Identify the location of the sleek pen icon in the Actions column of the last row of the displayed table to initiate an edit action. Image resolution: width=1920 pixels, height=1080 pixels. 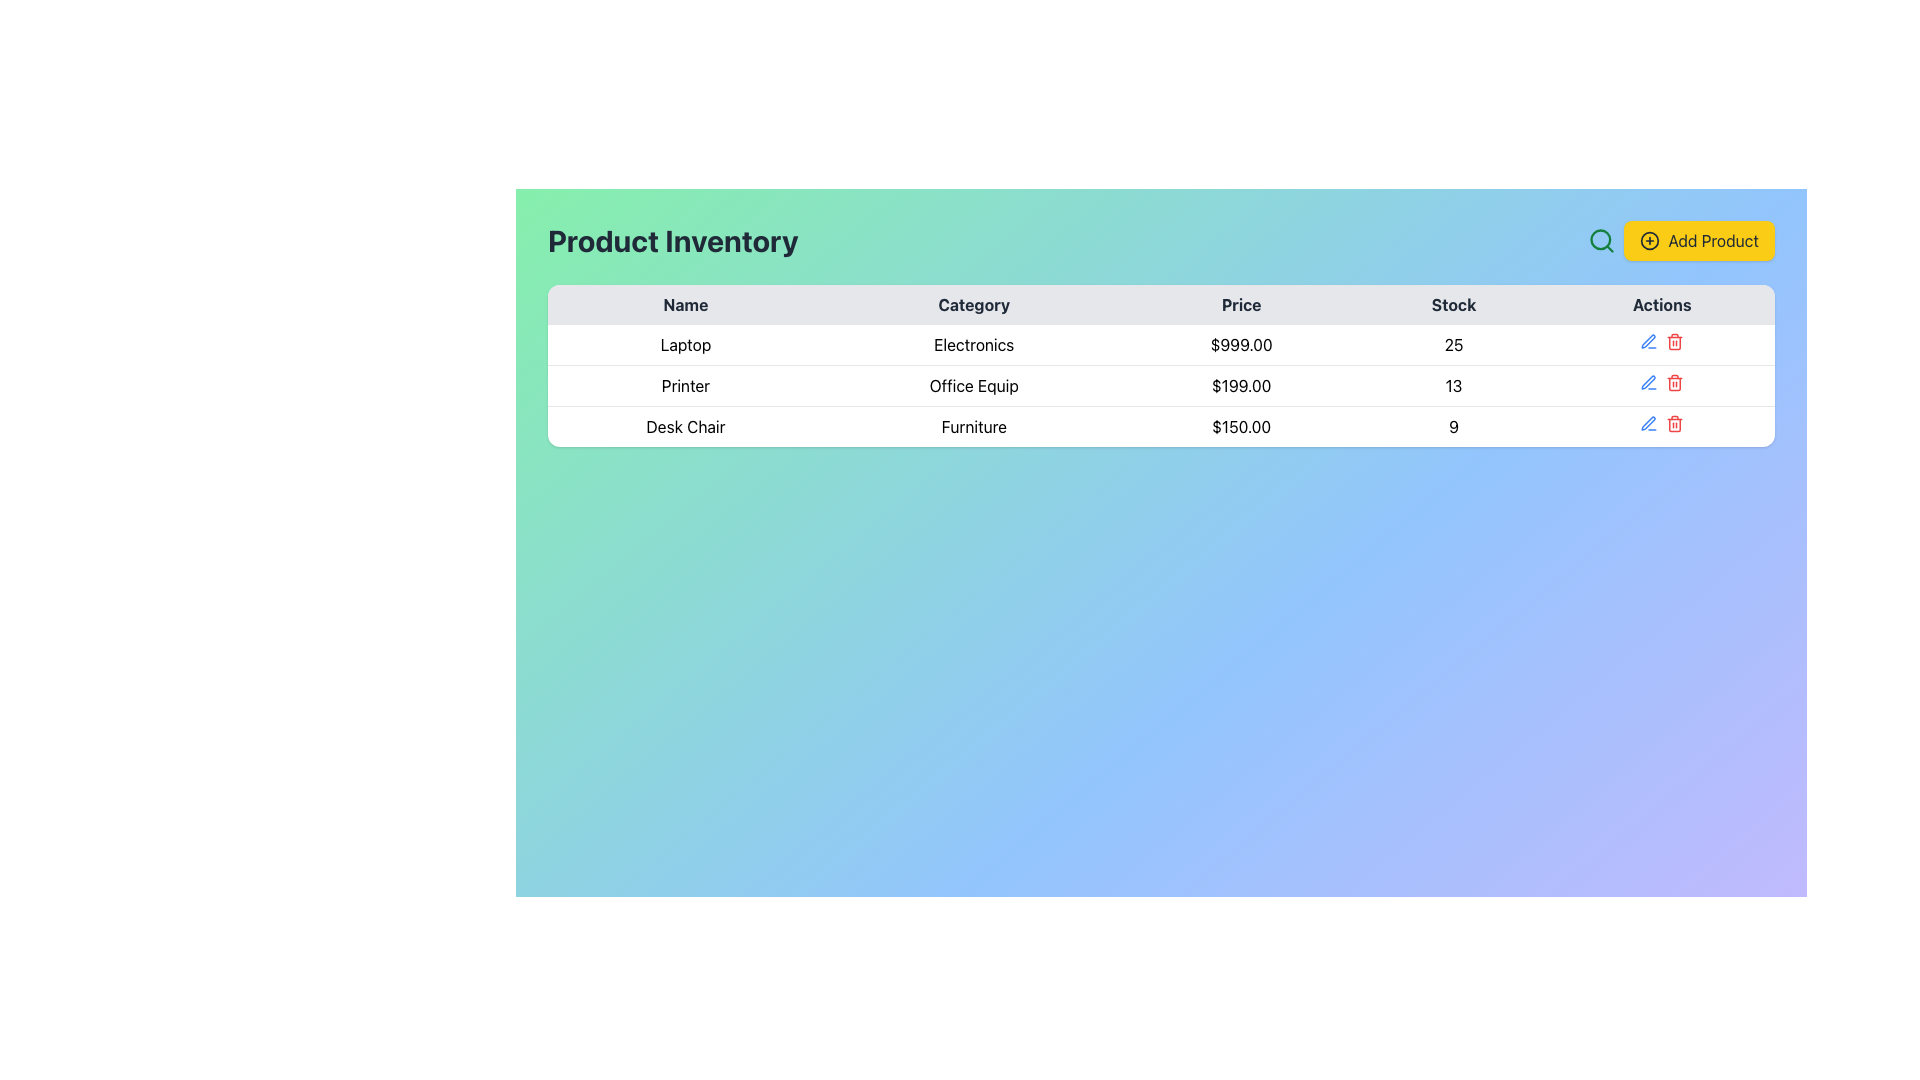
(1648, 340).